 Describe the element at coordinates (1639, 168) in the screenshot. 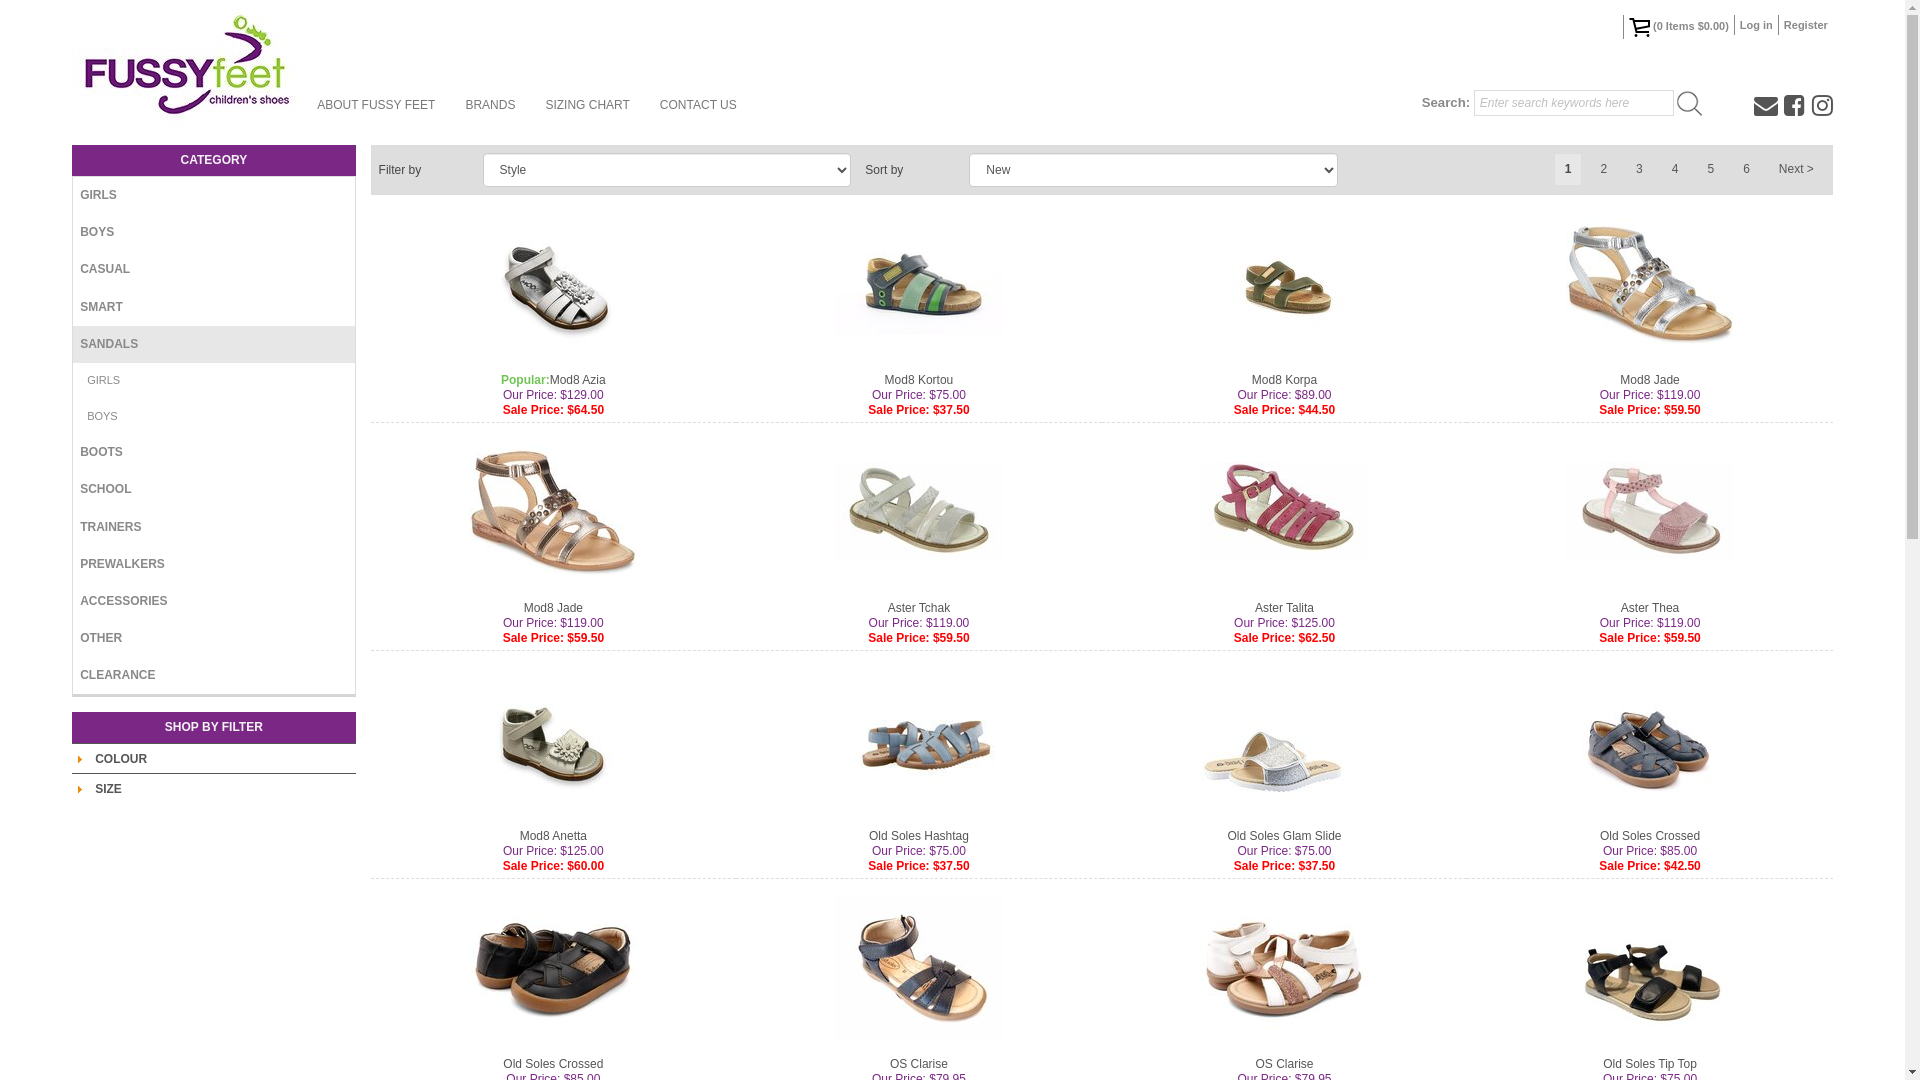

I see `'3'` at that location.